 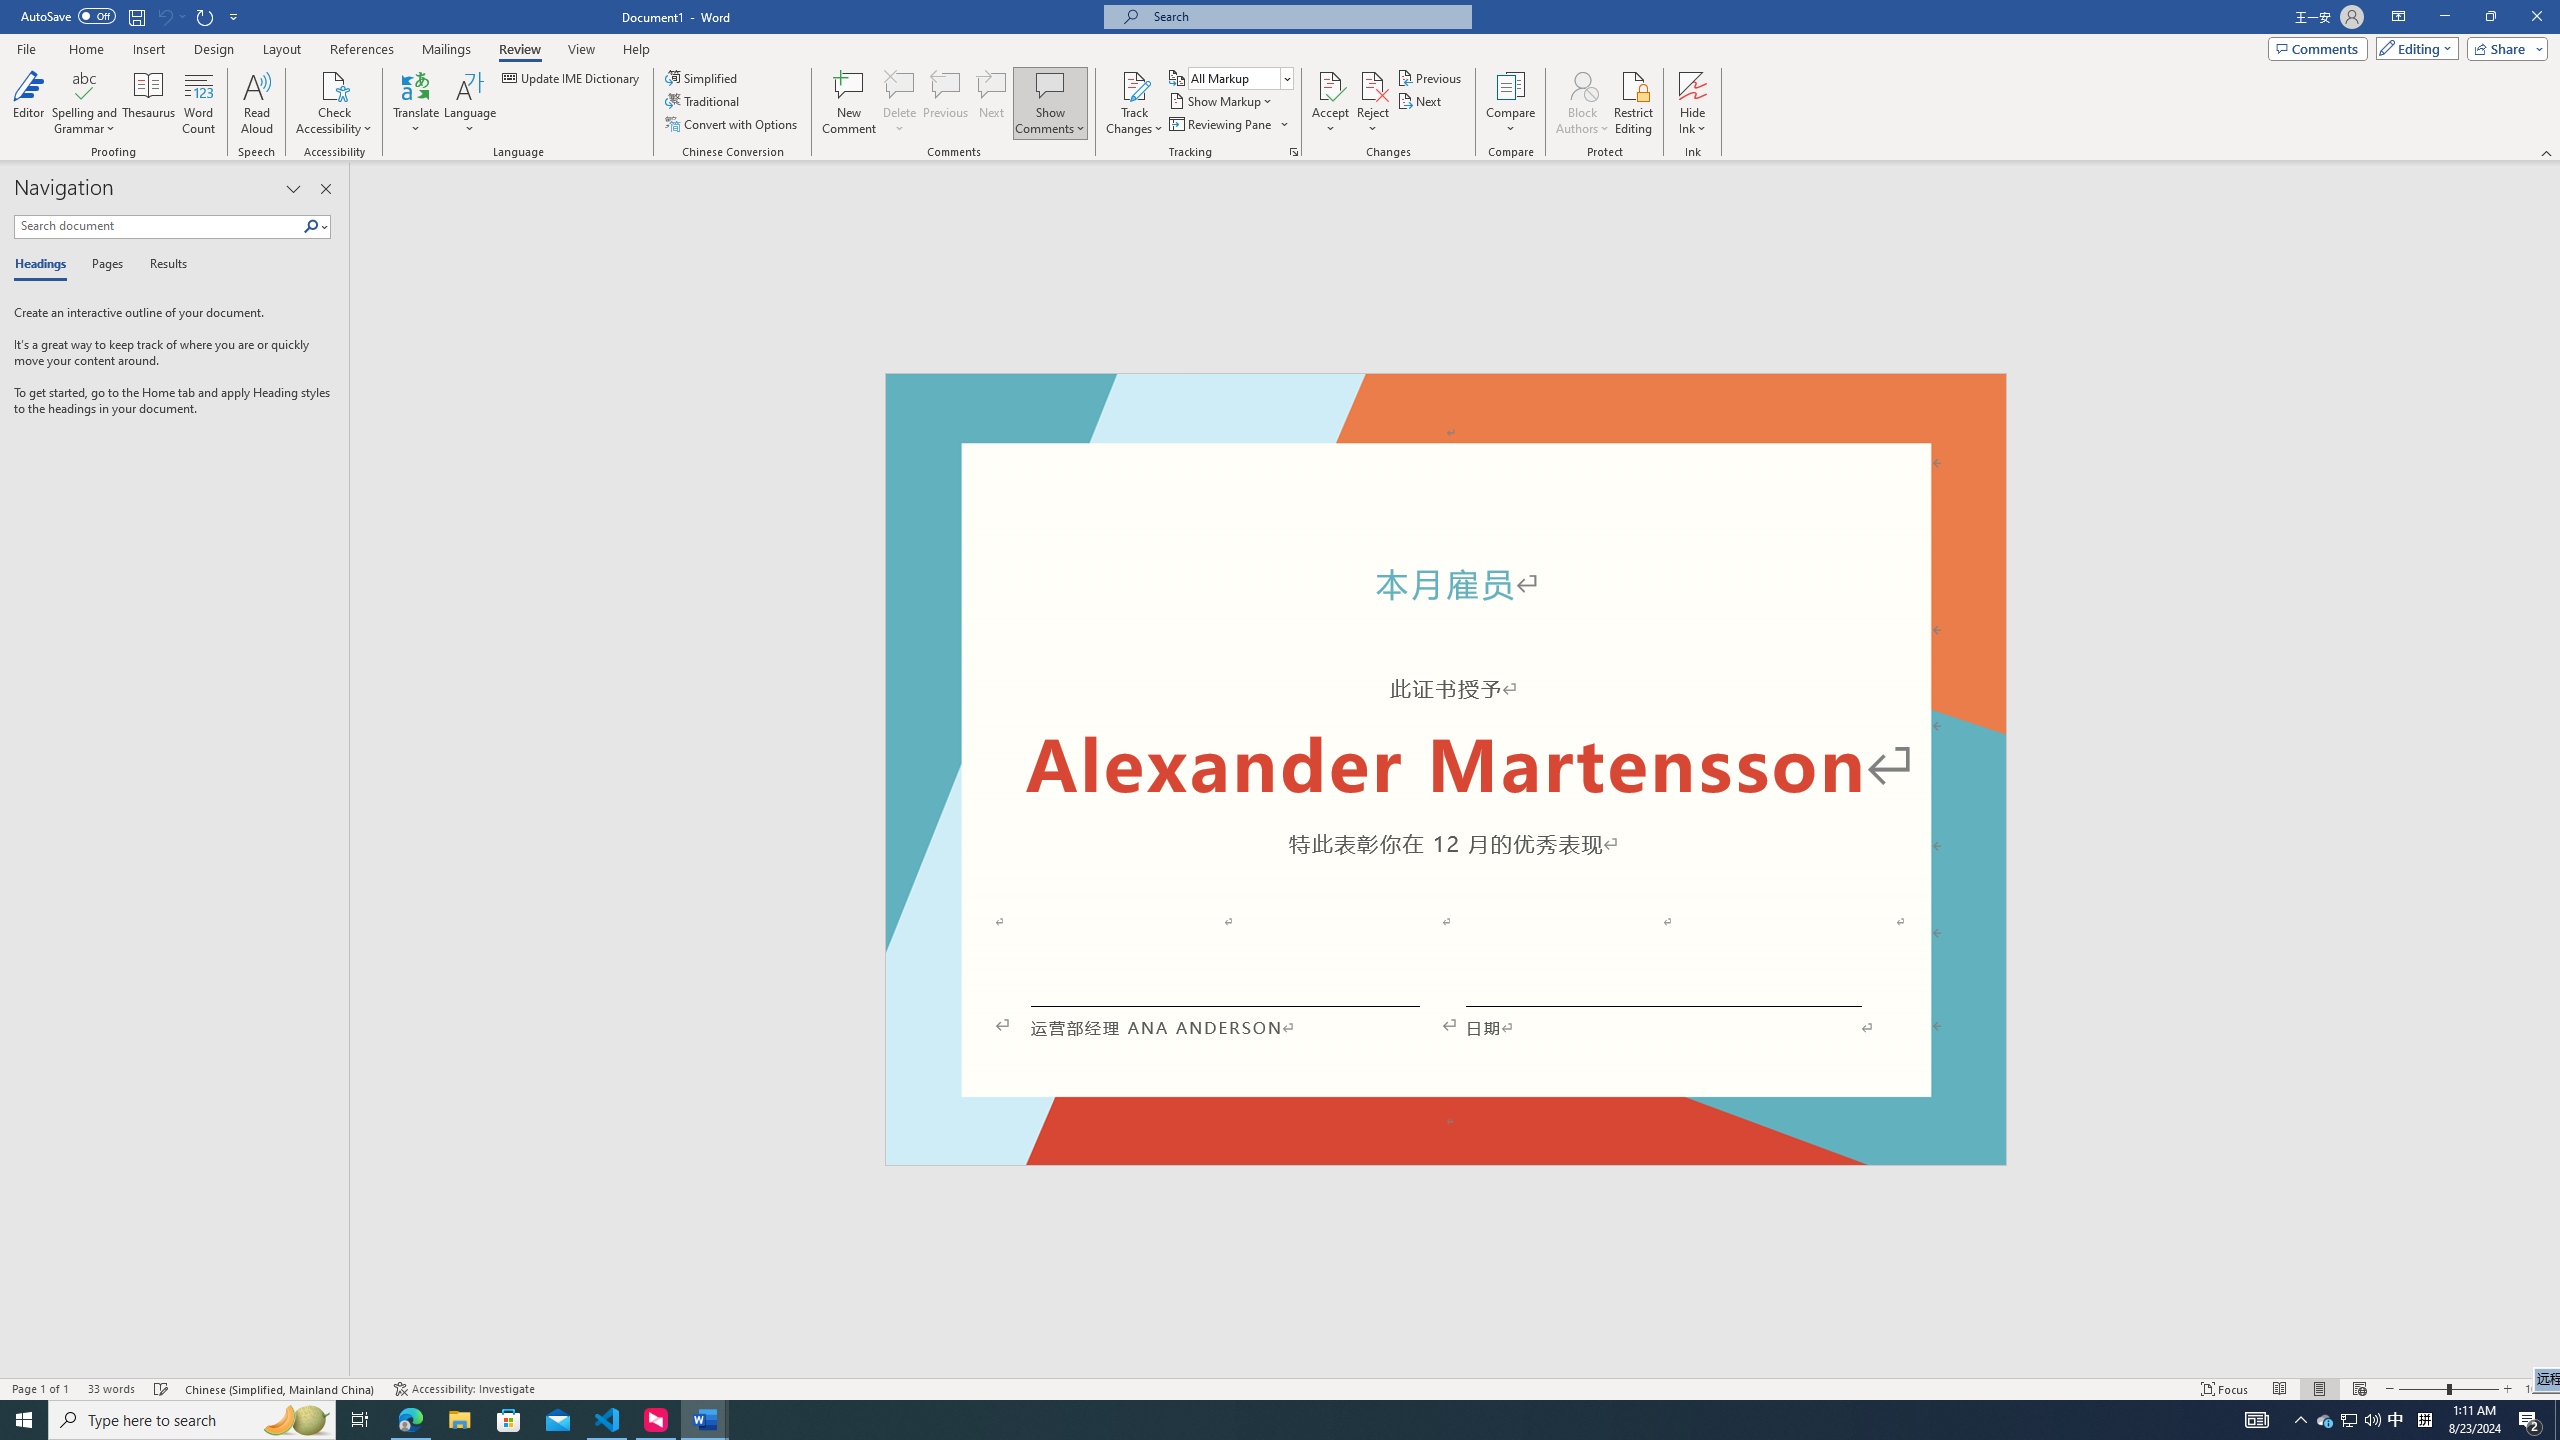 What do you see at coordinates (2490, 16) in the screenshot?
I see `'Restore Down'` at bounding box center [2490, 16].